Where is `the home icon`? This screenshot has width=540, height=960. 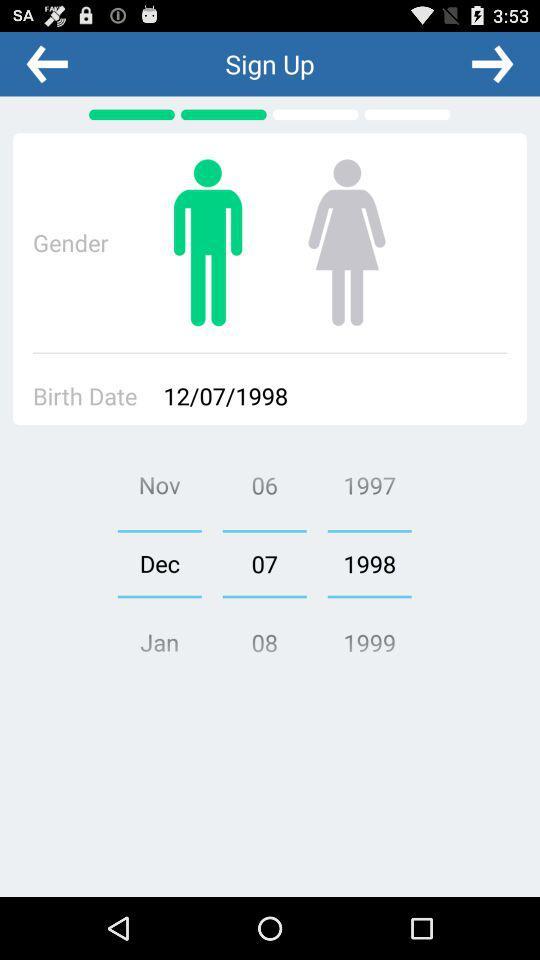
the home icon is located at coordinates (345, 258).